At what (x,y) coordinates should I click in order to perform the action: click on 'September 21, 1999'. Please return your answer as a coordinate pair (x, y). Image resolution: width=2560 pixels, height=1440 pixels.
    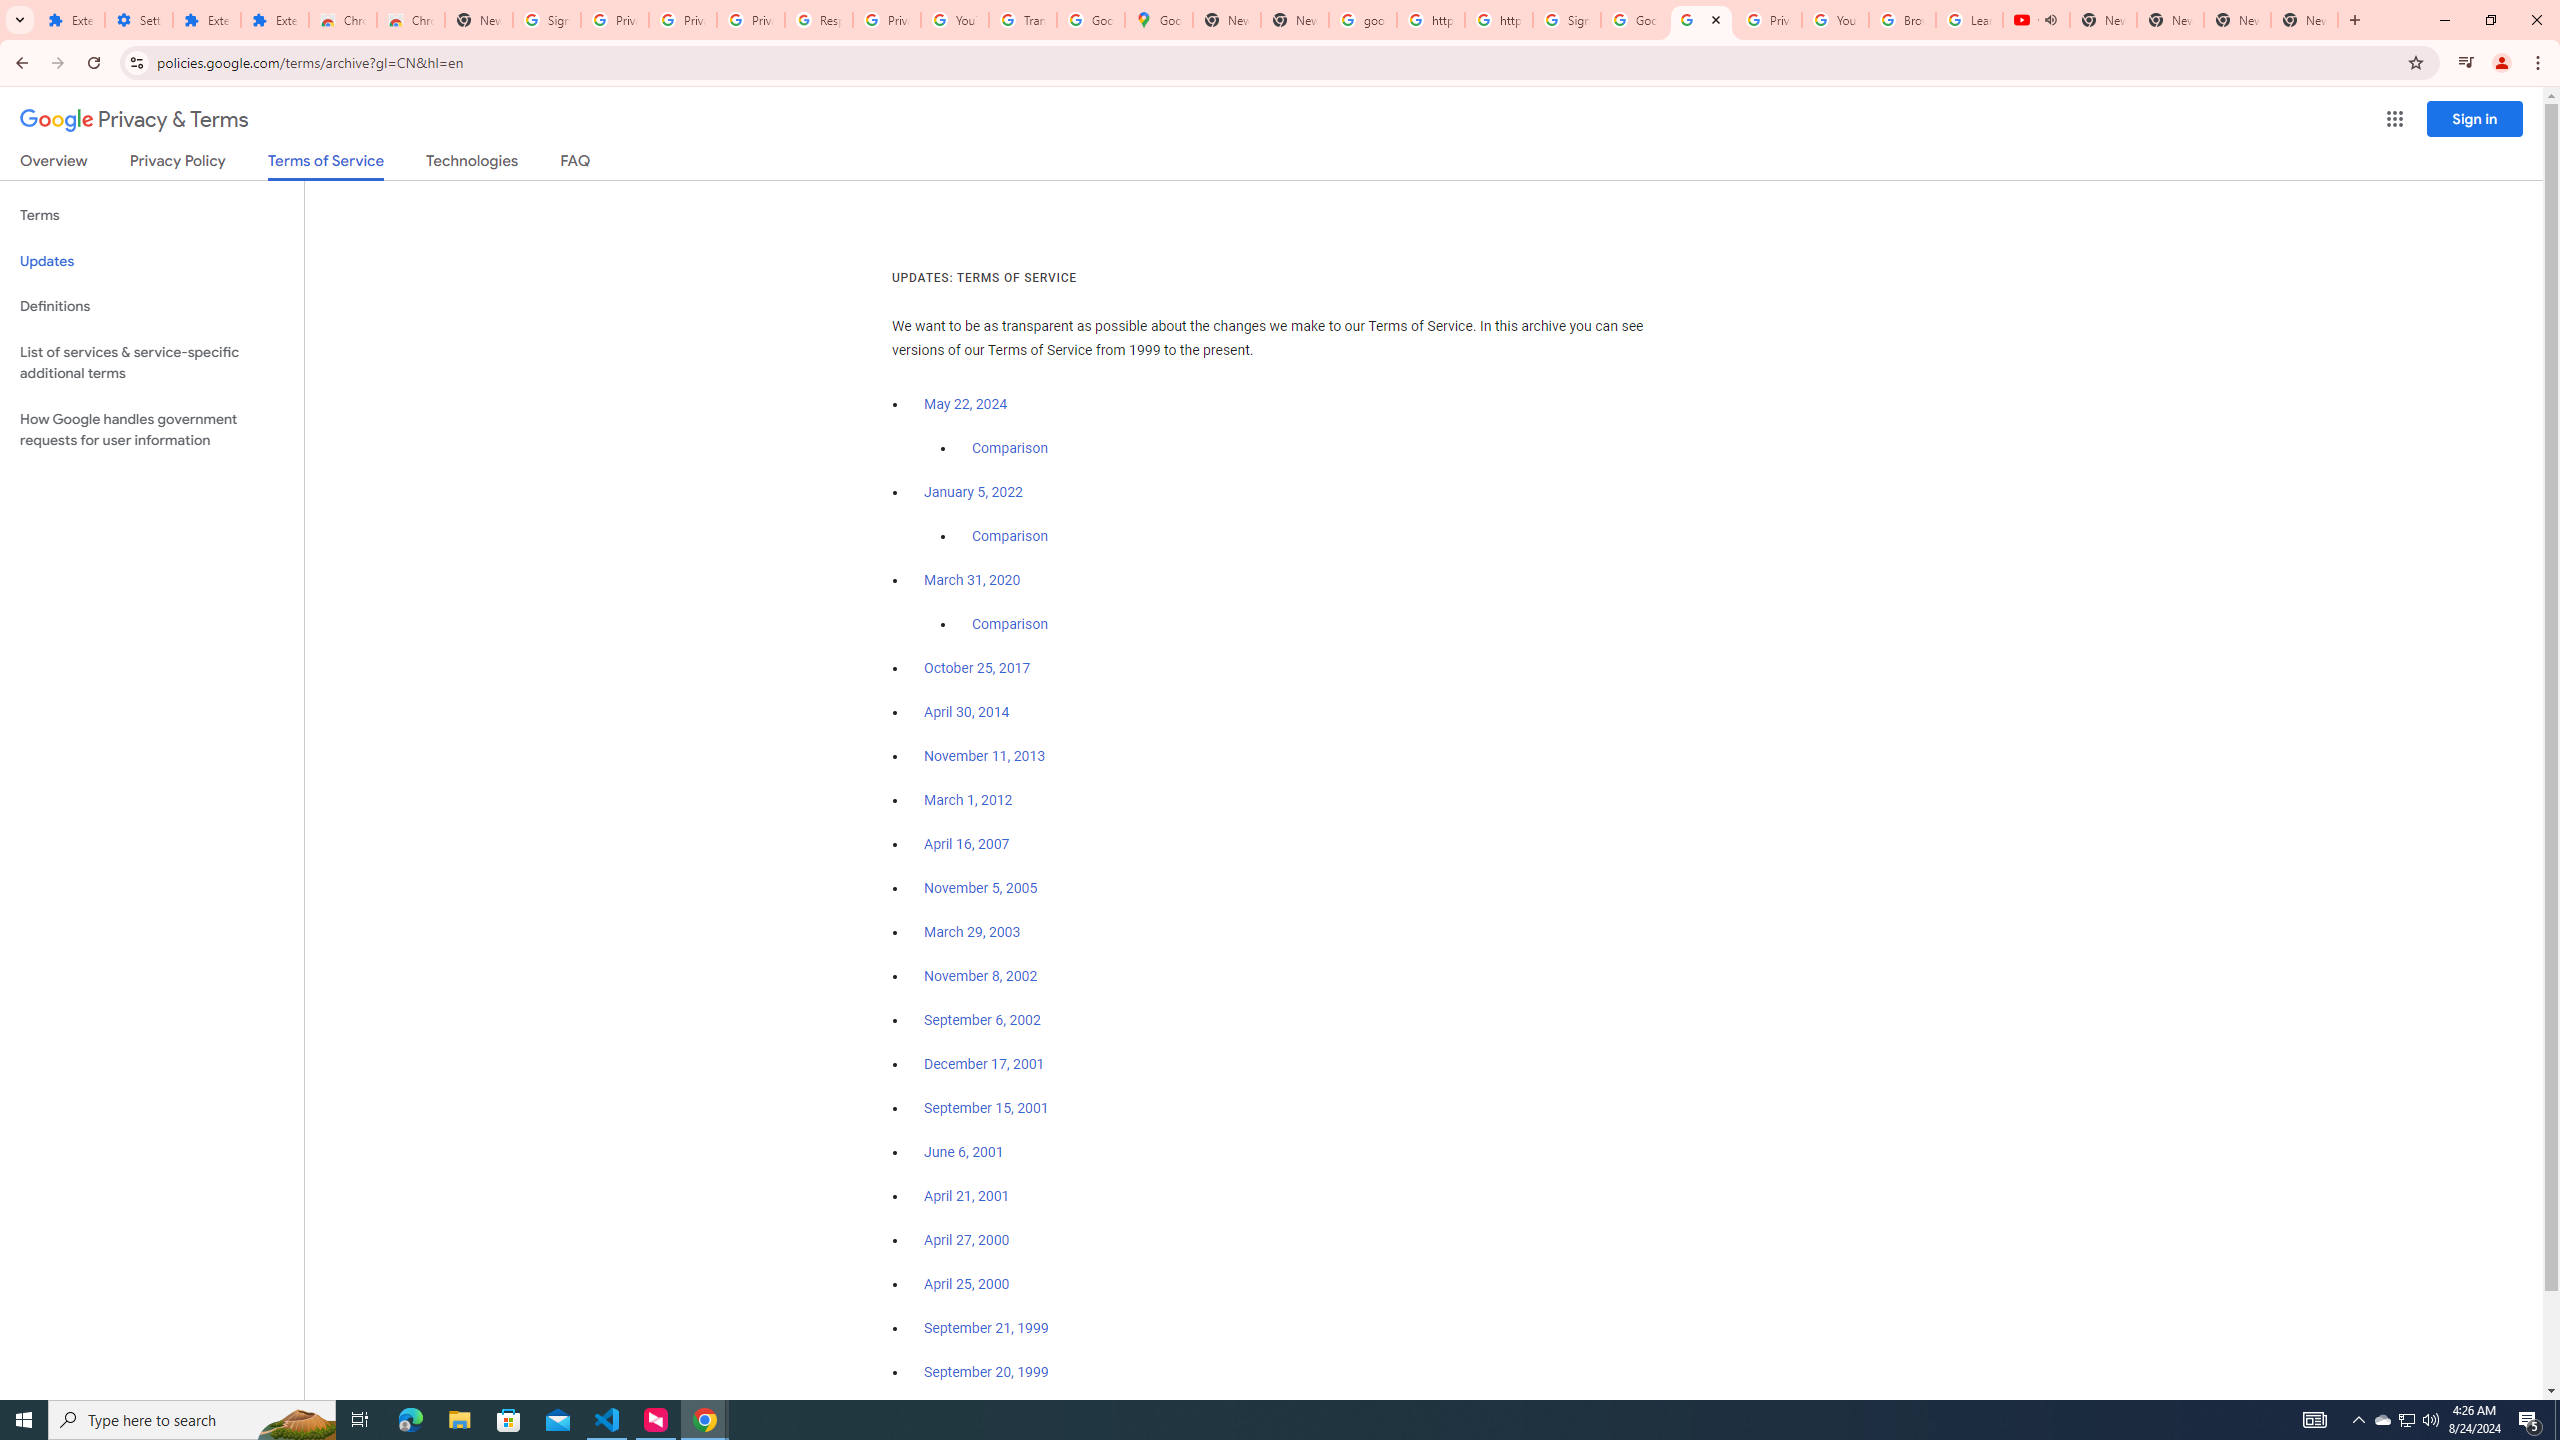
    Looking at the image, I should click on (986, 1326).